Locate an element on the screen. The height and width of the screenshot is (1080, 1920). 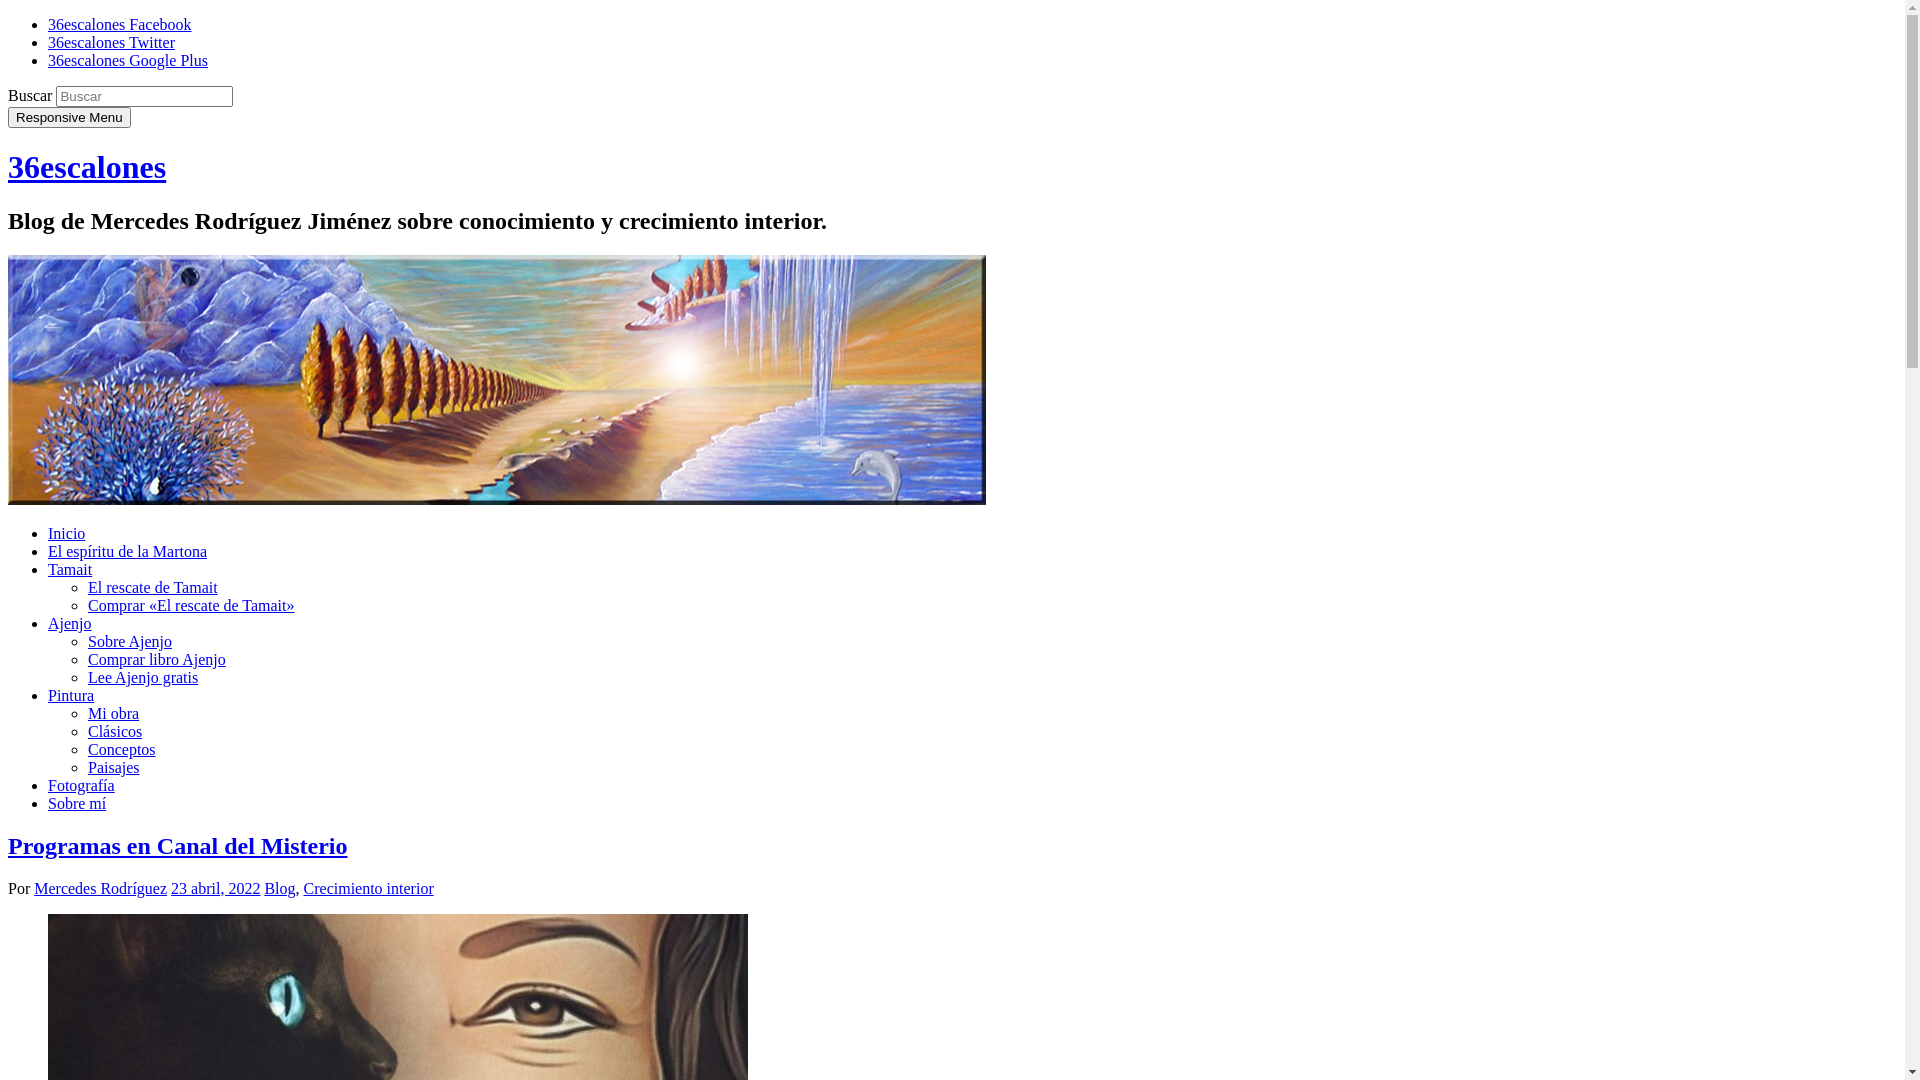
'Responsive Menu' is located at coordinates (69, 117).